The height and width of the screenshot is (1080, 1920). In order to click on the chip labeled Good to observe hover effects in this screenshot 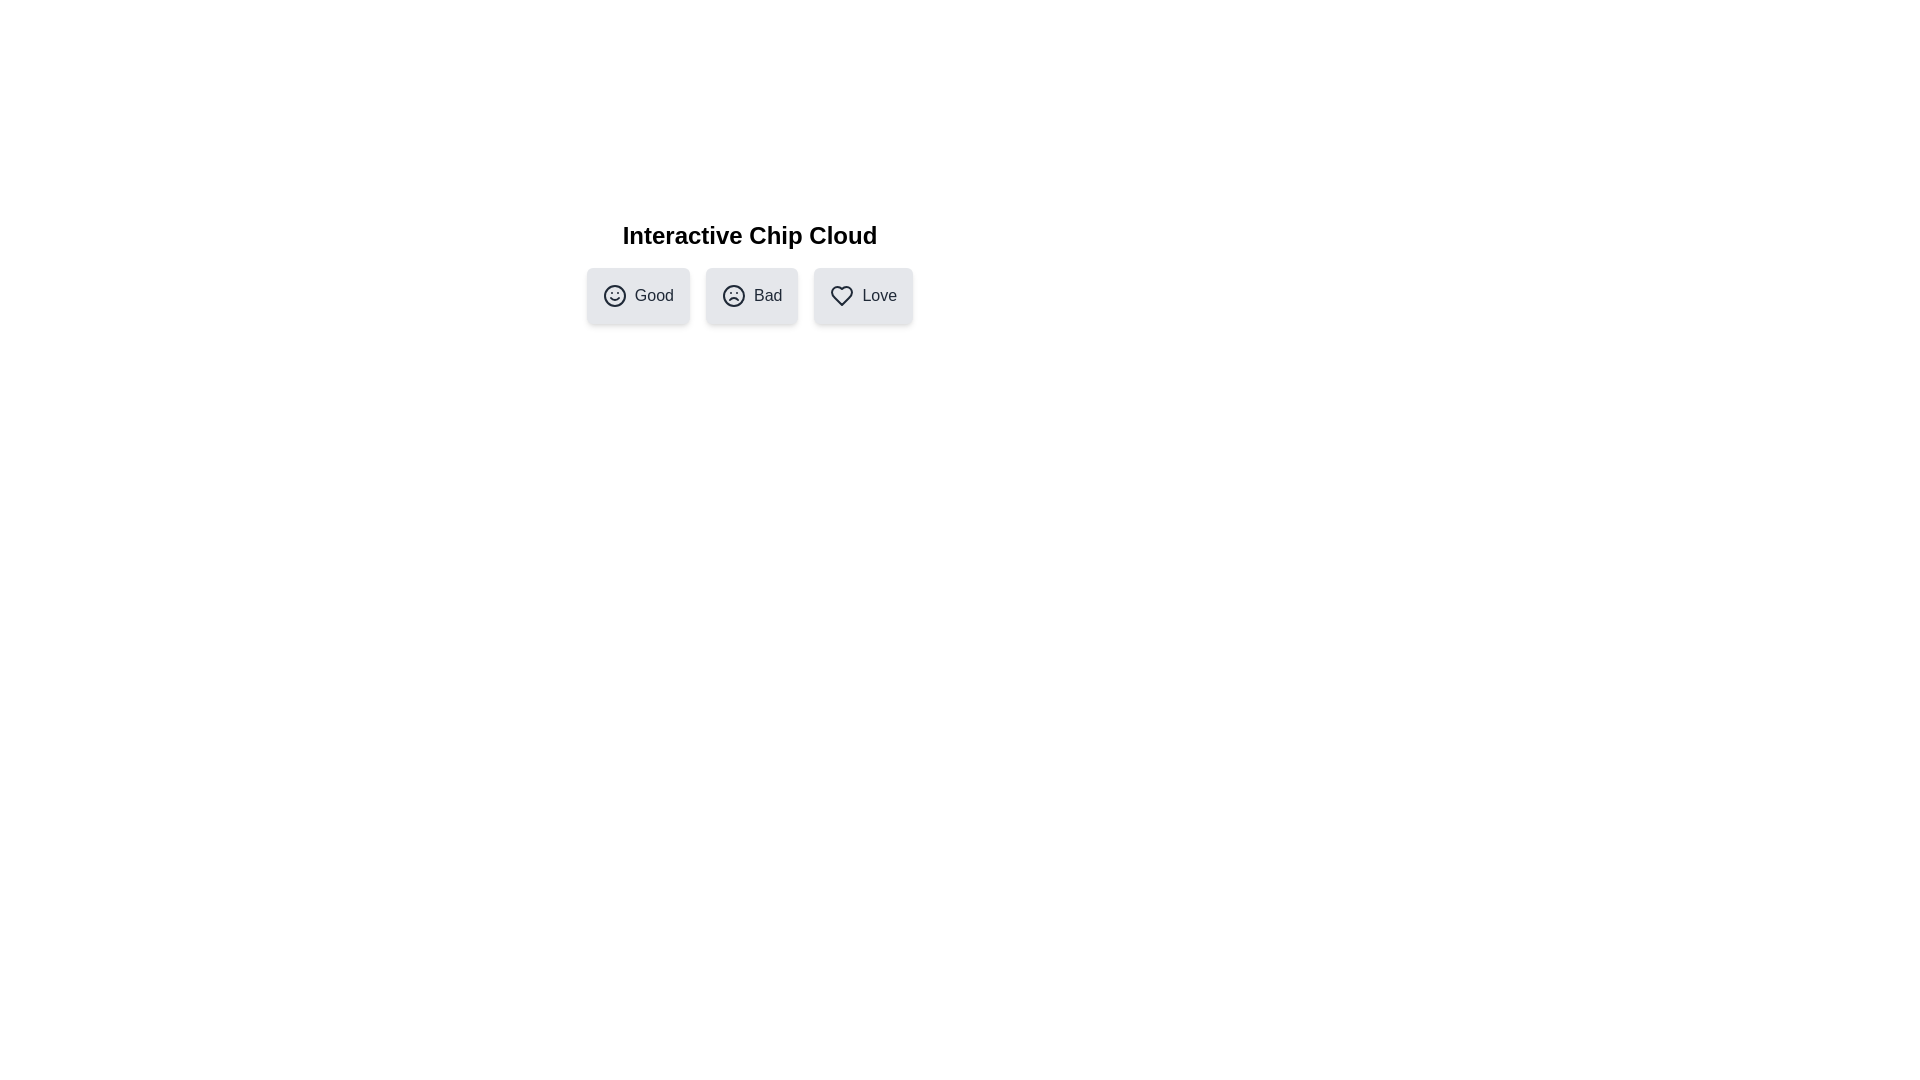, I will do `click(637, 296)`.